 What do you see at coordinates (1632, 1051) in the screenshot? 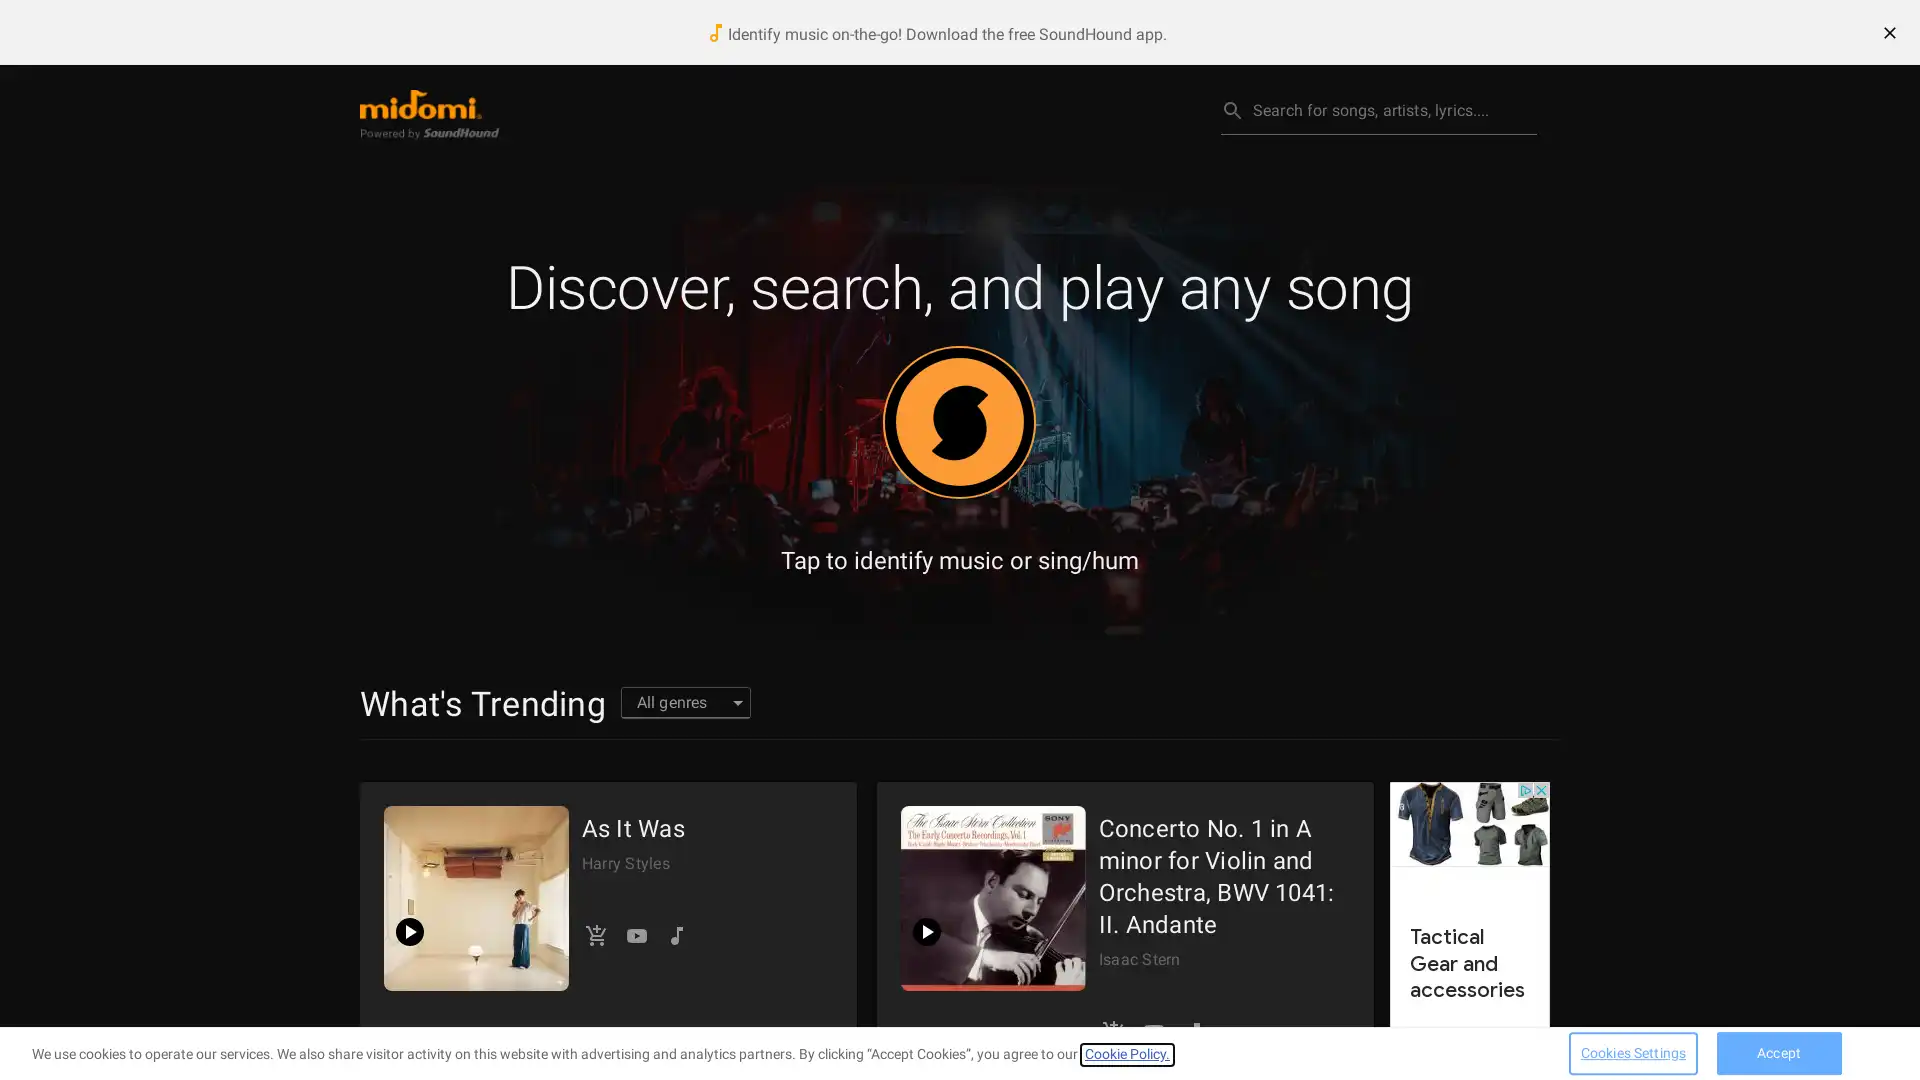
I see `Cookies Settings` at bounding box center [1632, 1051].